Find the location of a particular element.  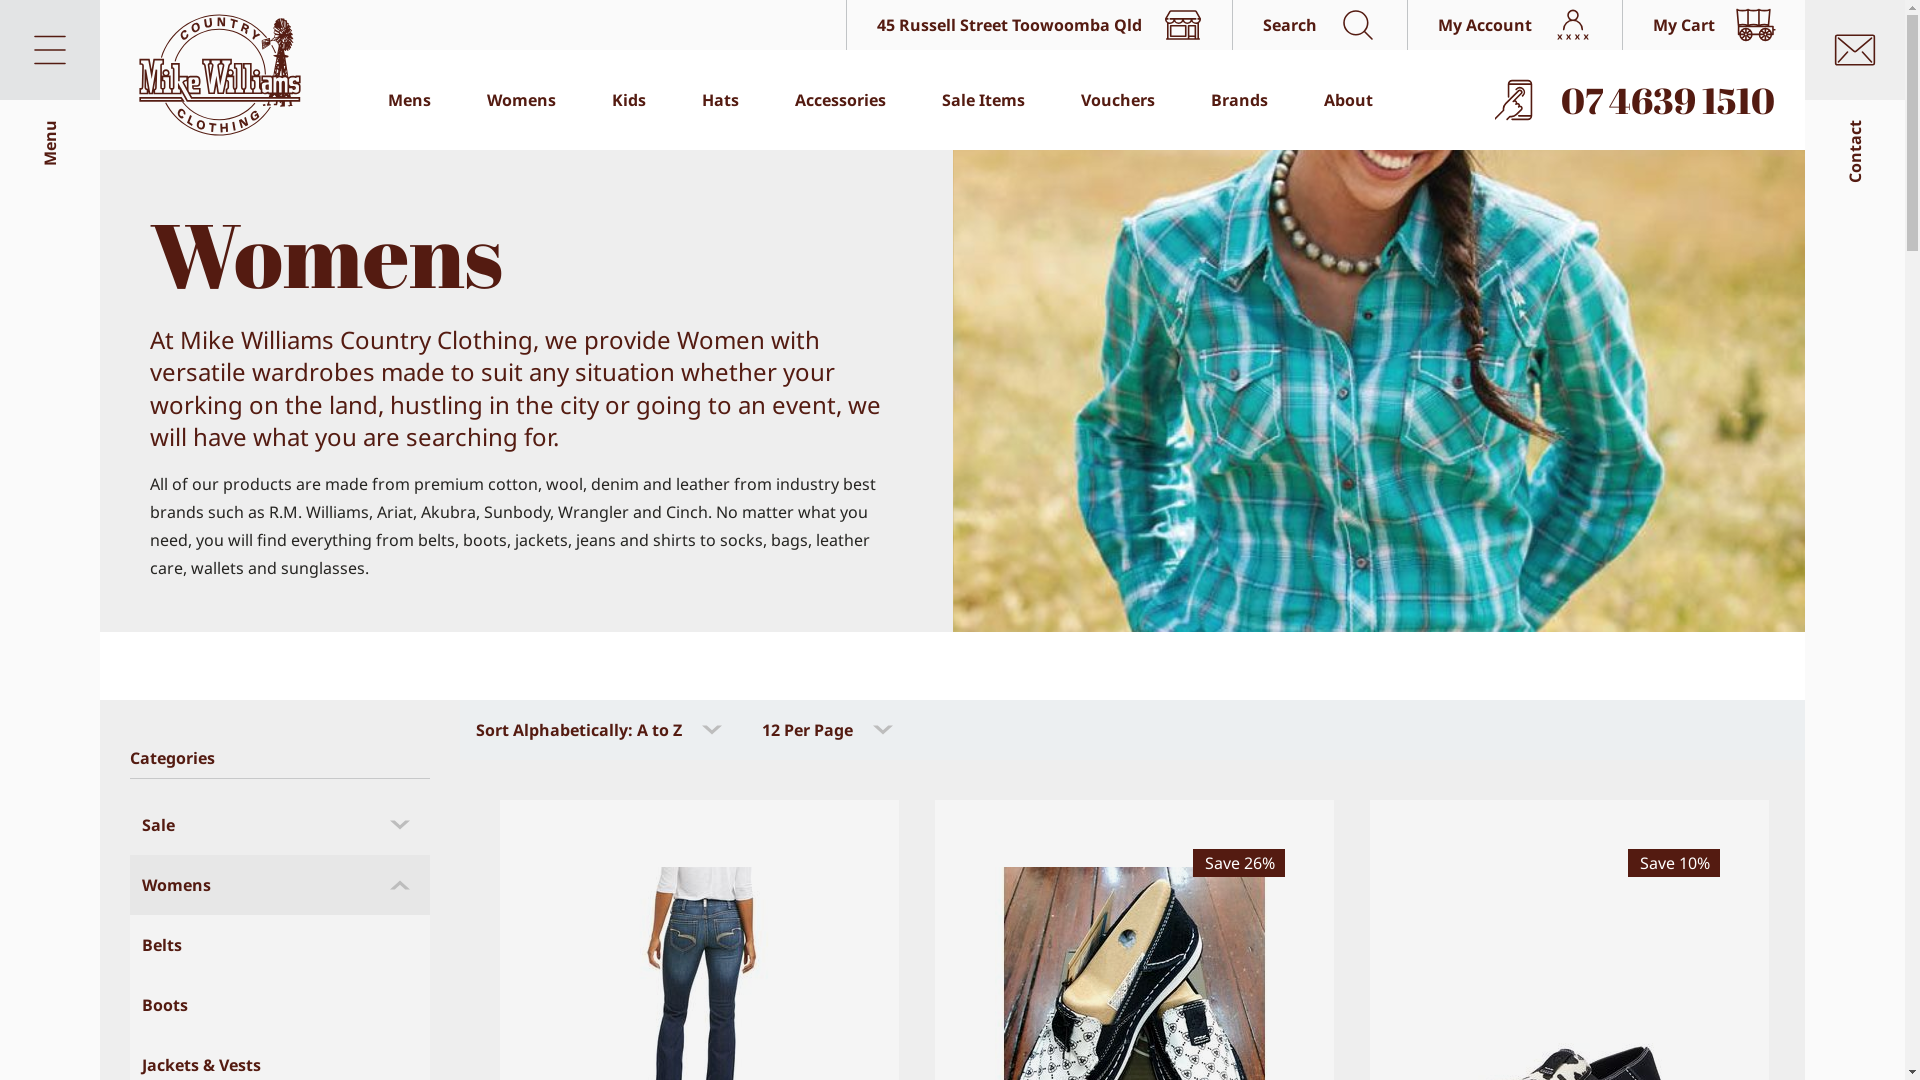

'My Cart' is located at coordinates (1712, 24).